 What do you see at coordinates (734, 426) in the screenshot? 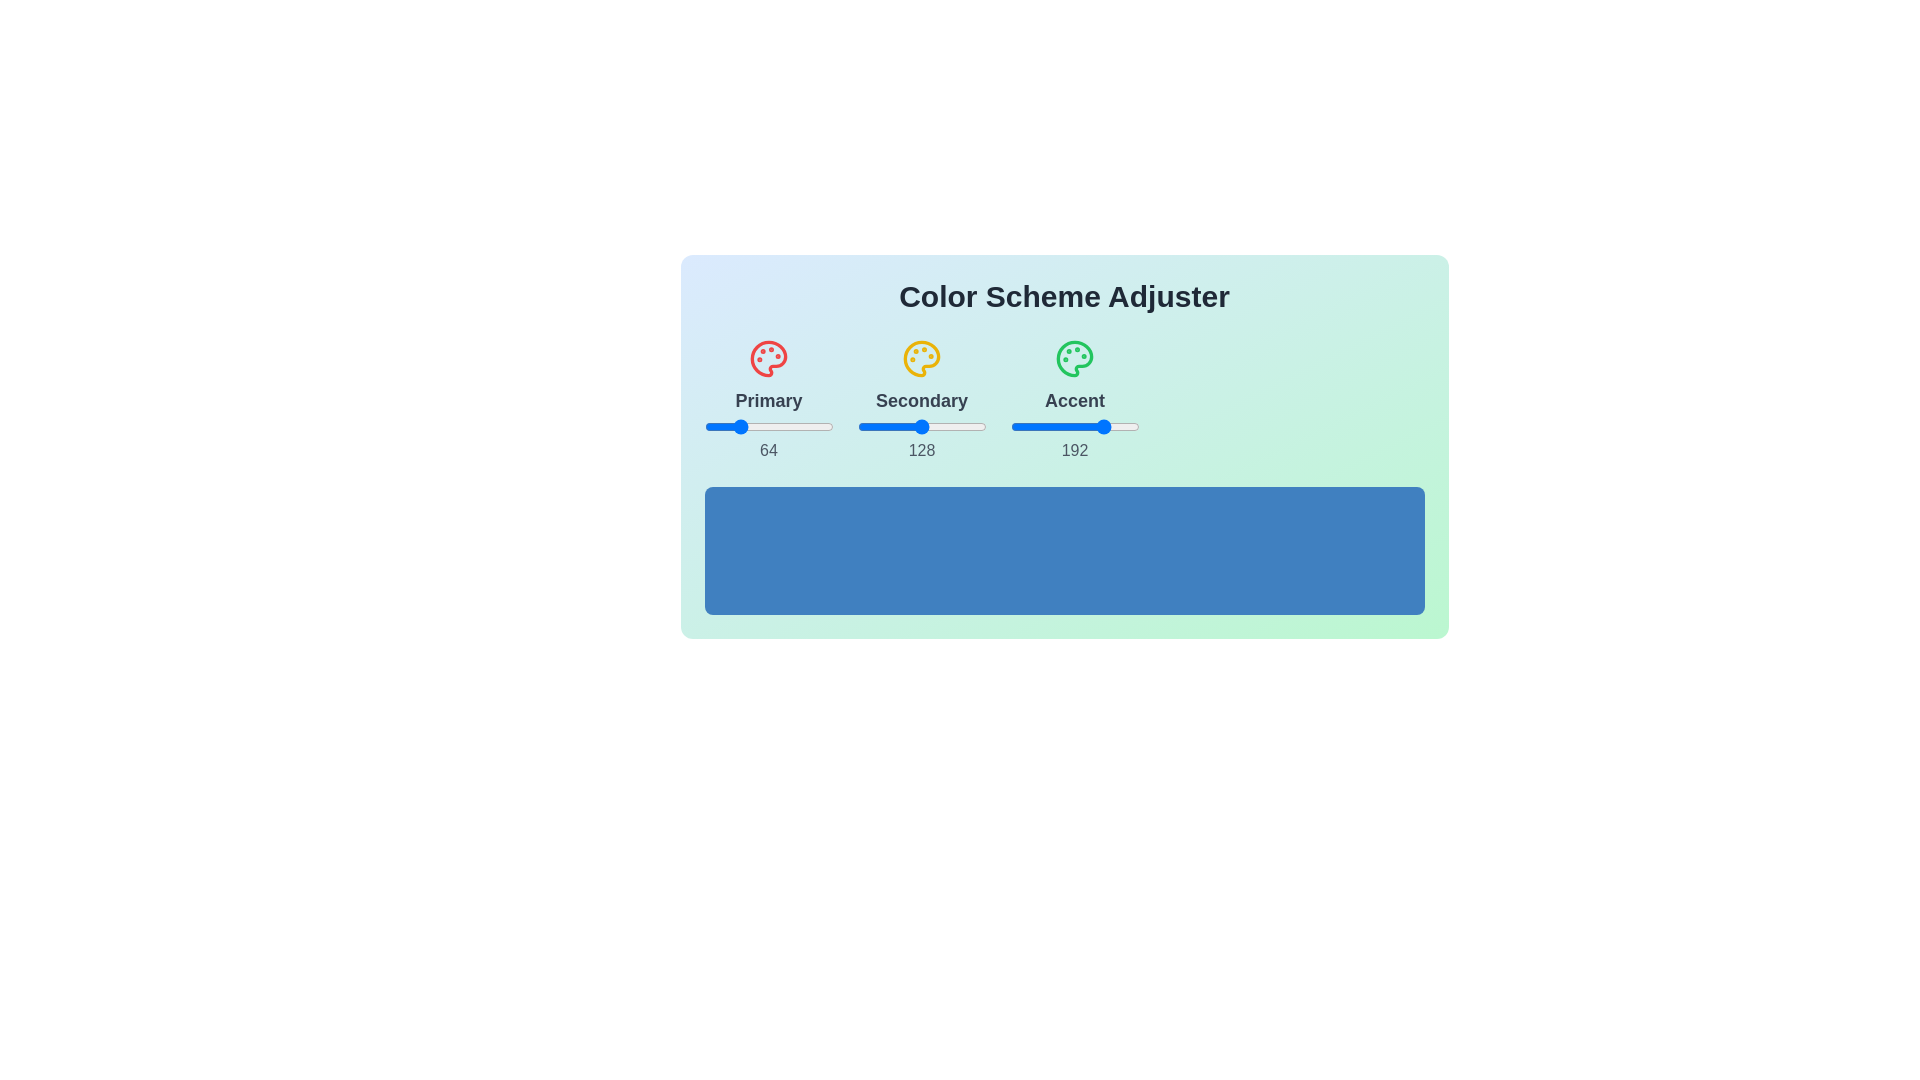
I see `the 1 slider to 61` at bounding box center [734, 426].